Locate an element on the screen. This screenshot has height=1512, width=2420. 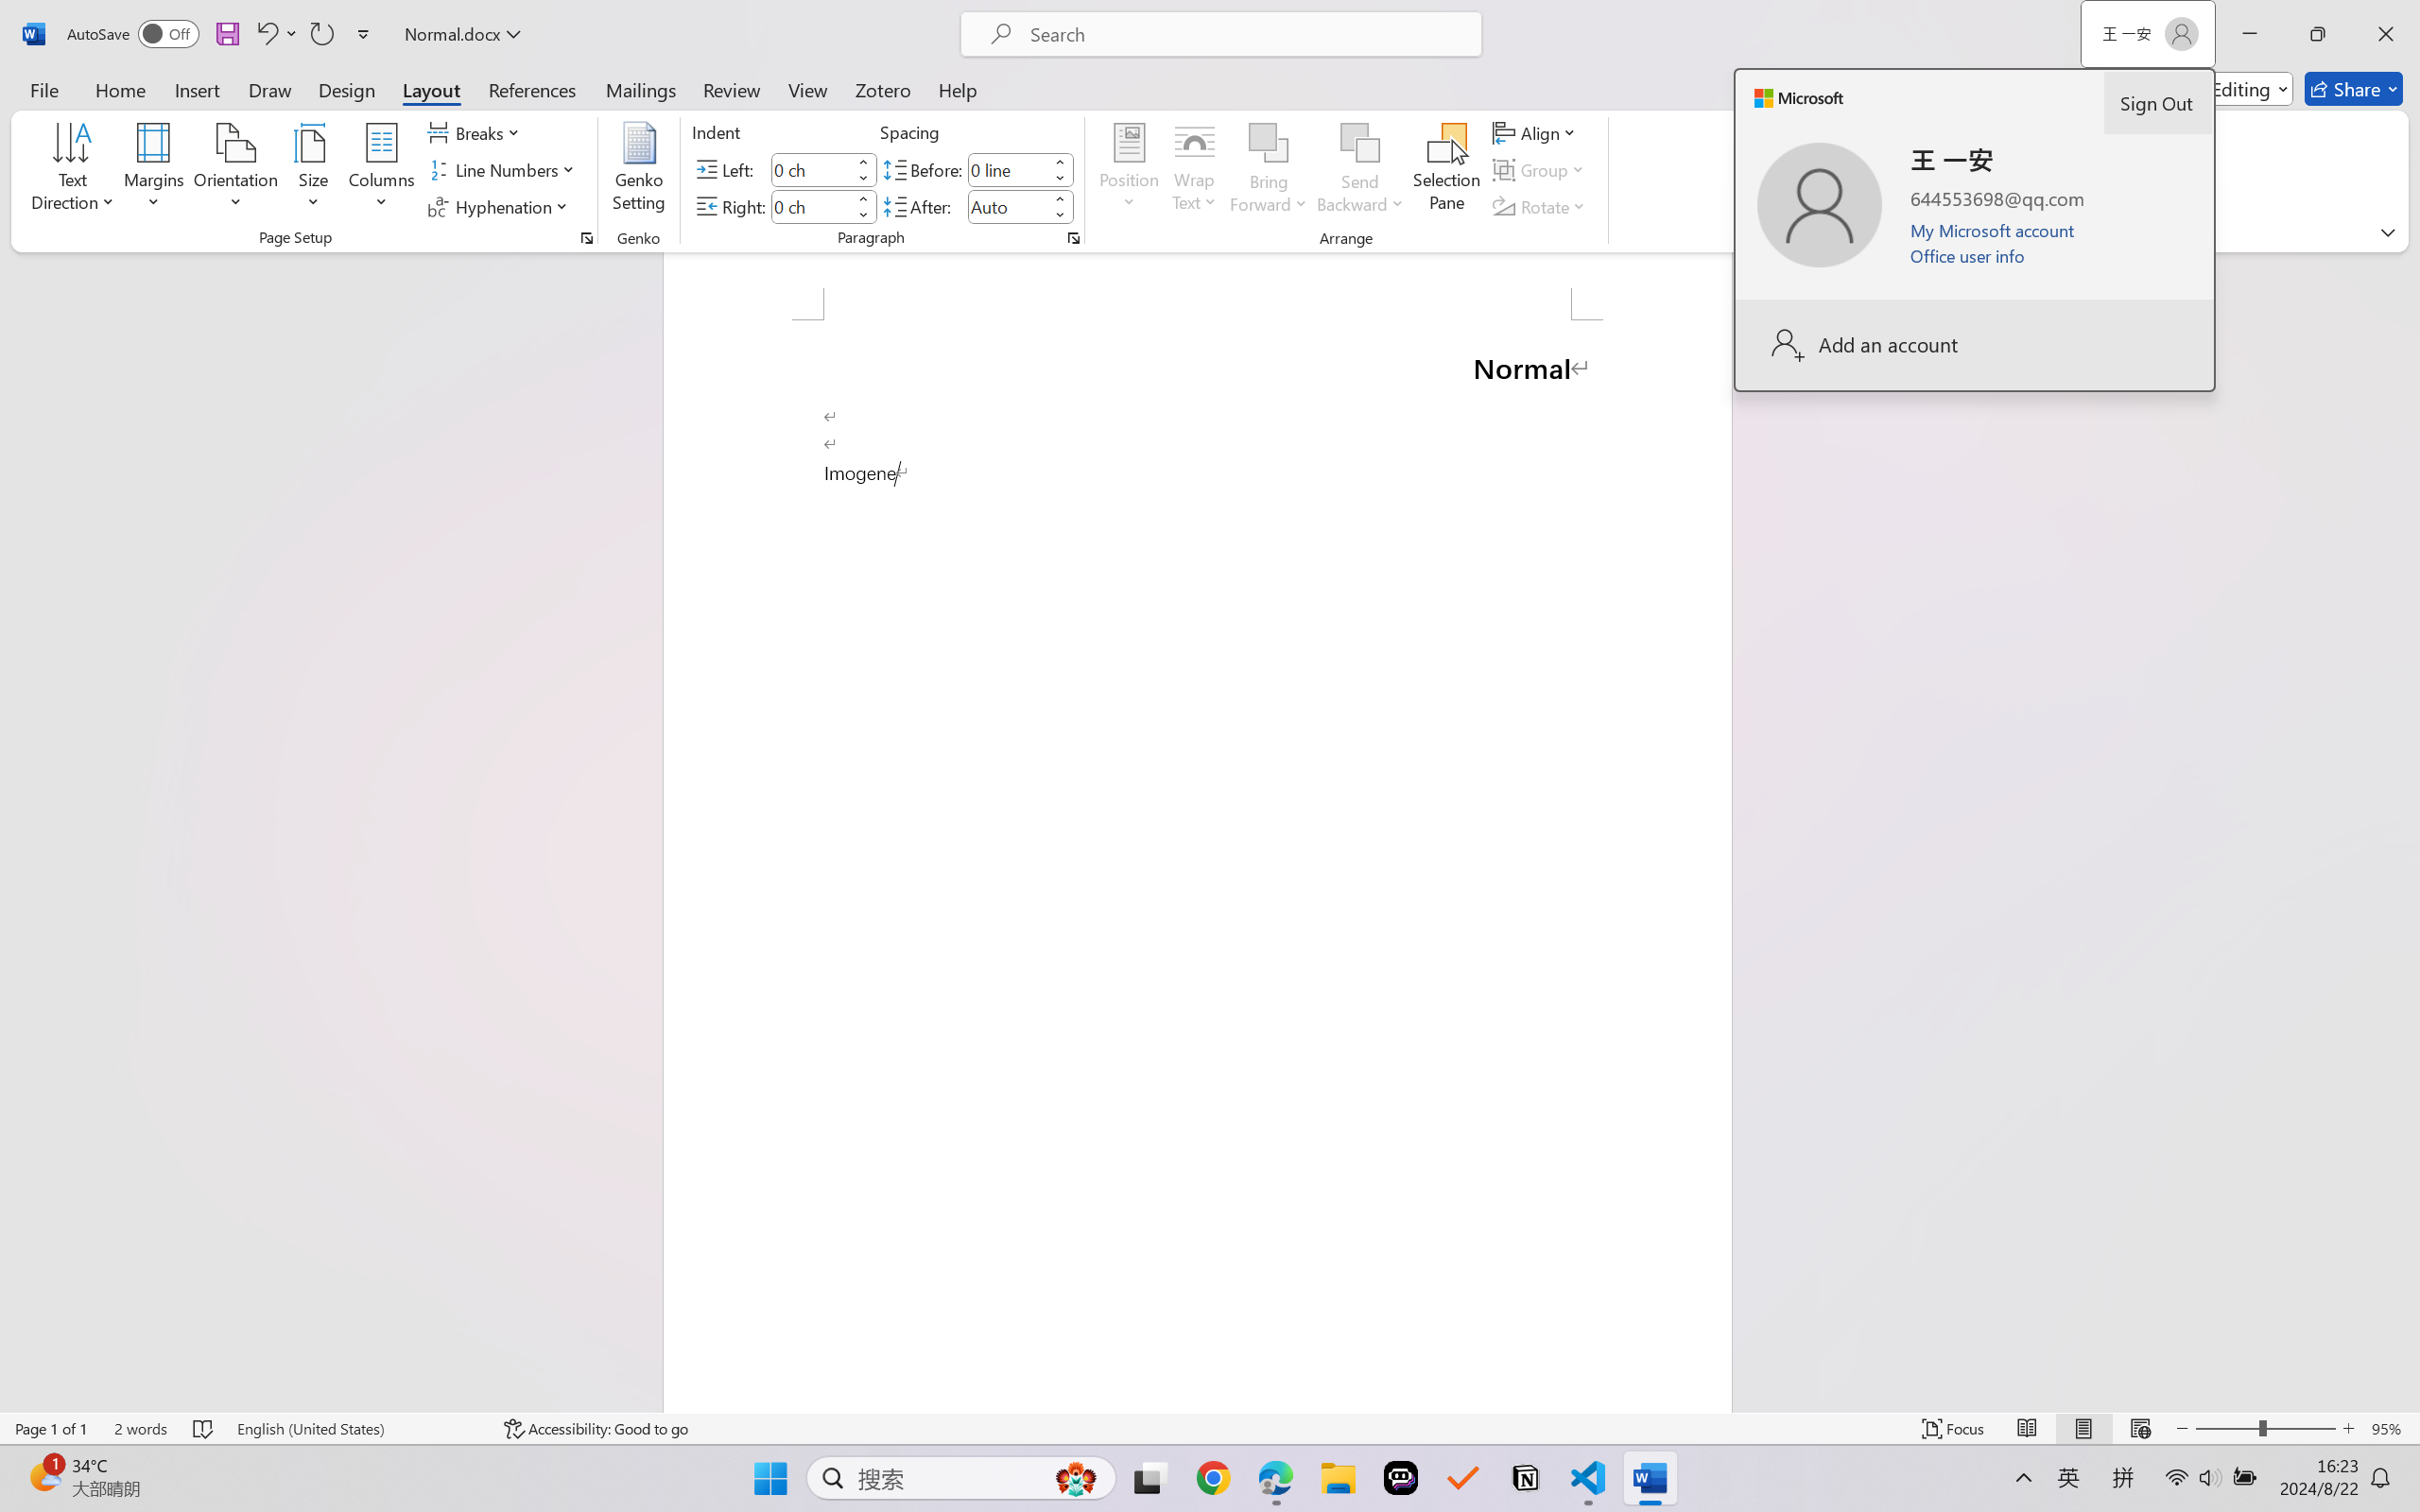
'Group' is located at coordinates (1540, 170).